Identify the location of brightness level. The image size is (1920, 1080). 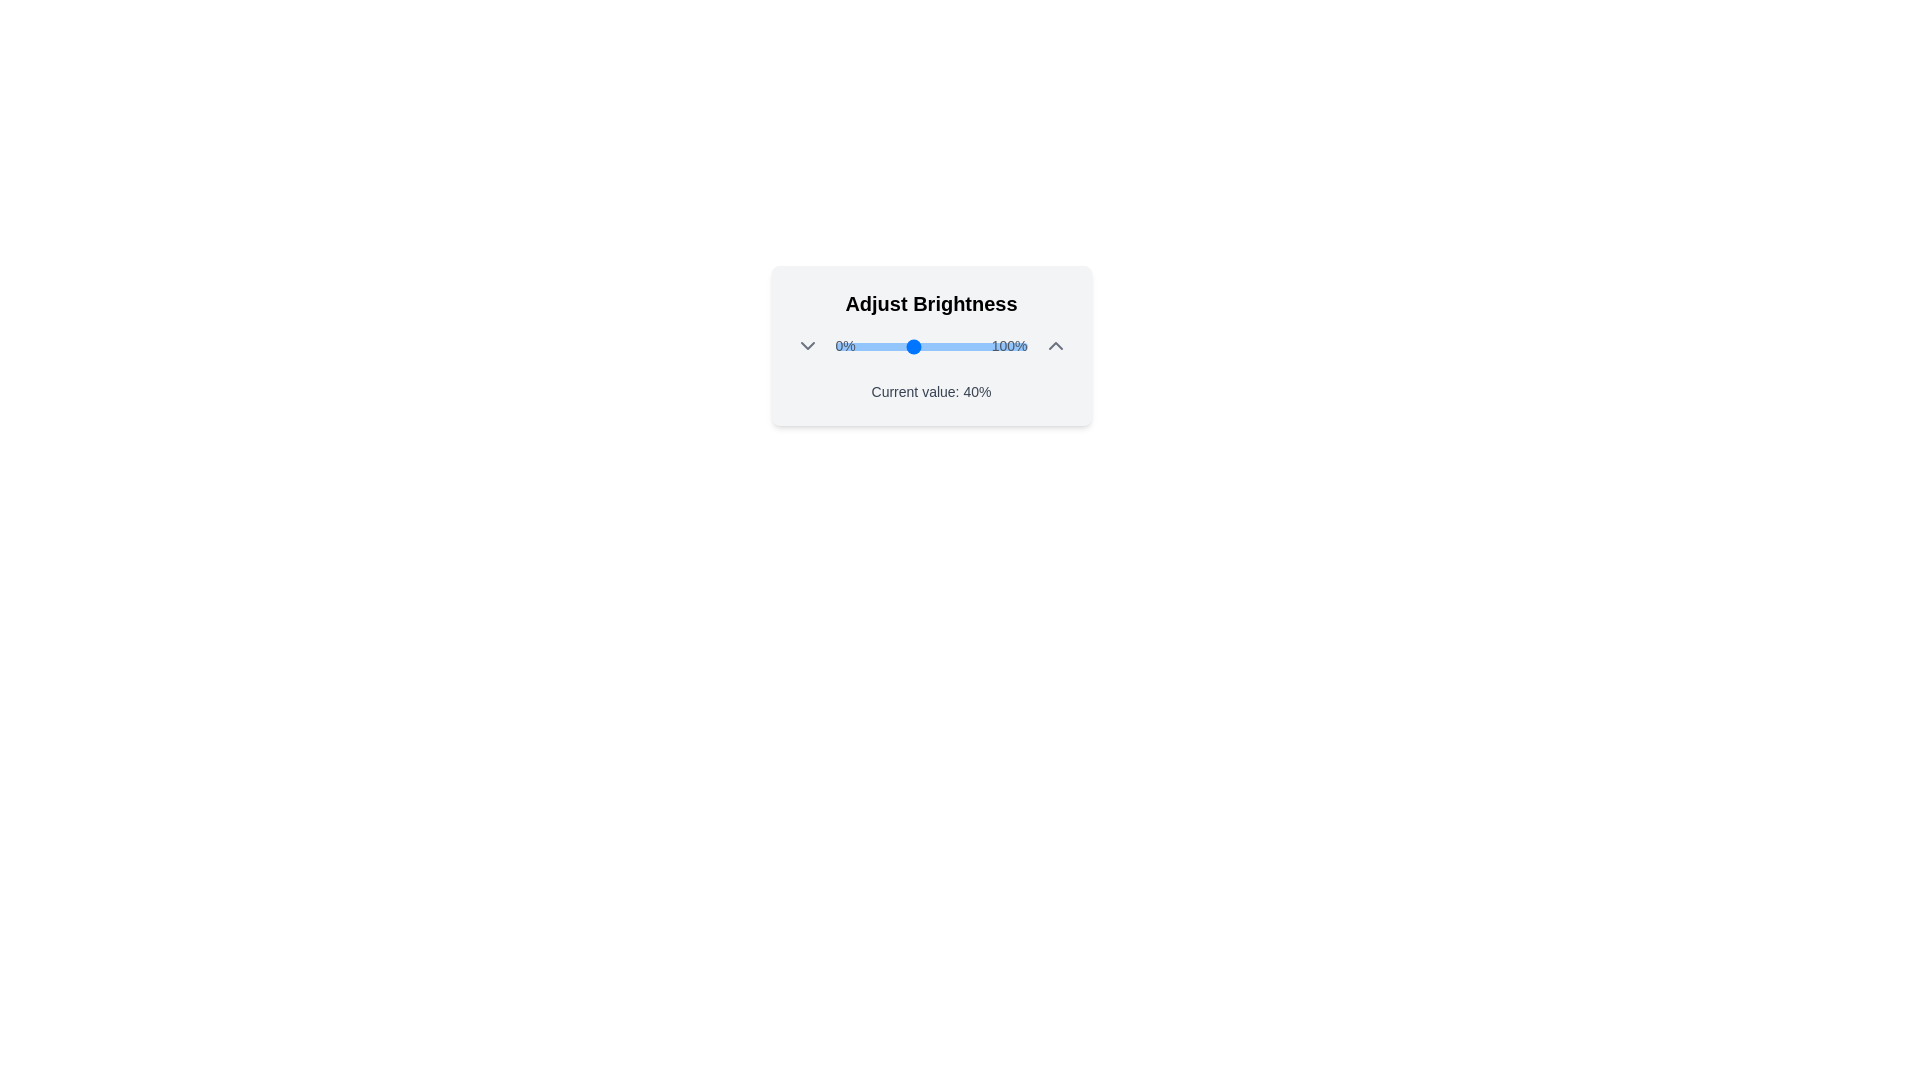
(864, 346).